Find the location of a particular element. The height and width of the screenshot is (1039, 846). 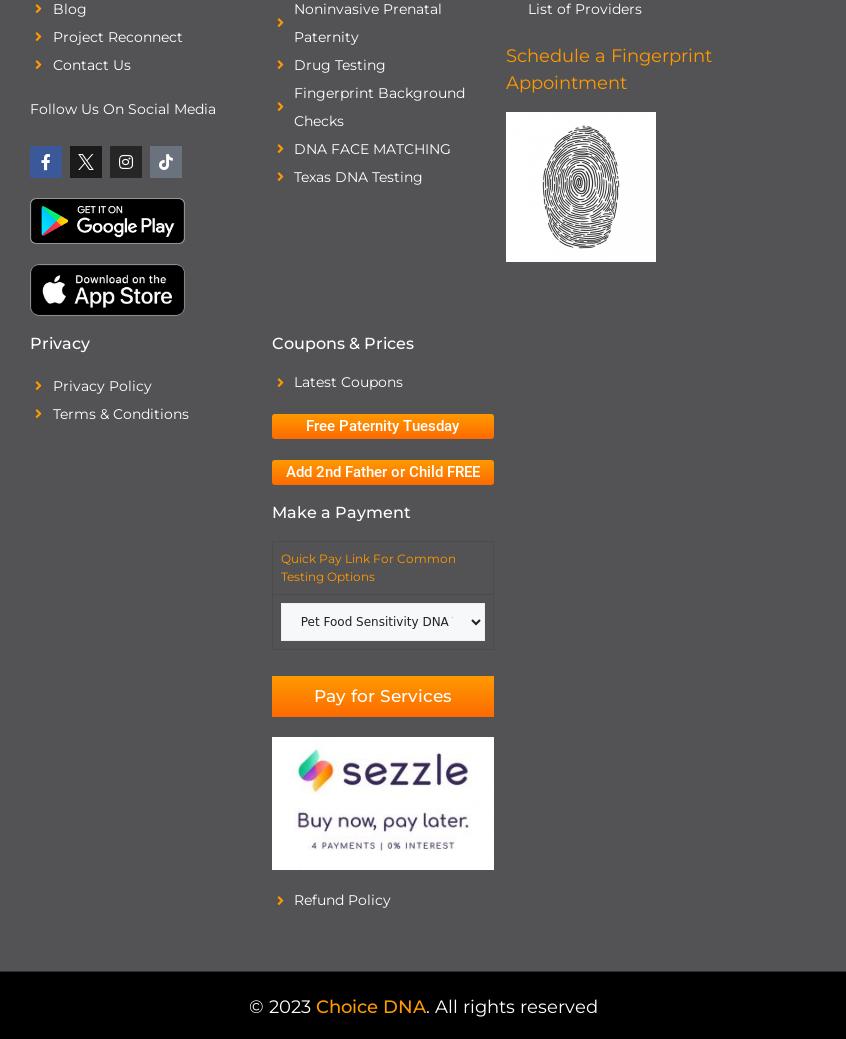

'Terms & Conditions' is located at coordinates (119, 413).